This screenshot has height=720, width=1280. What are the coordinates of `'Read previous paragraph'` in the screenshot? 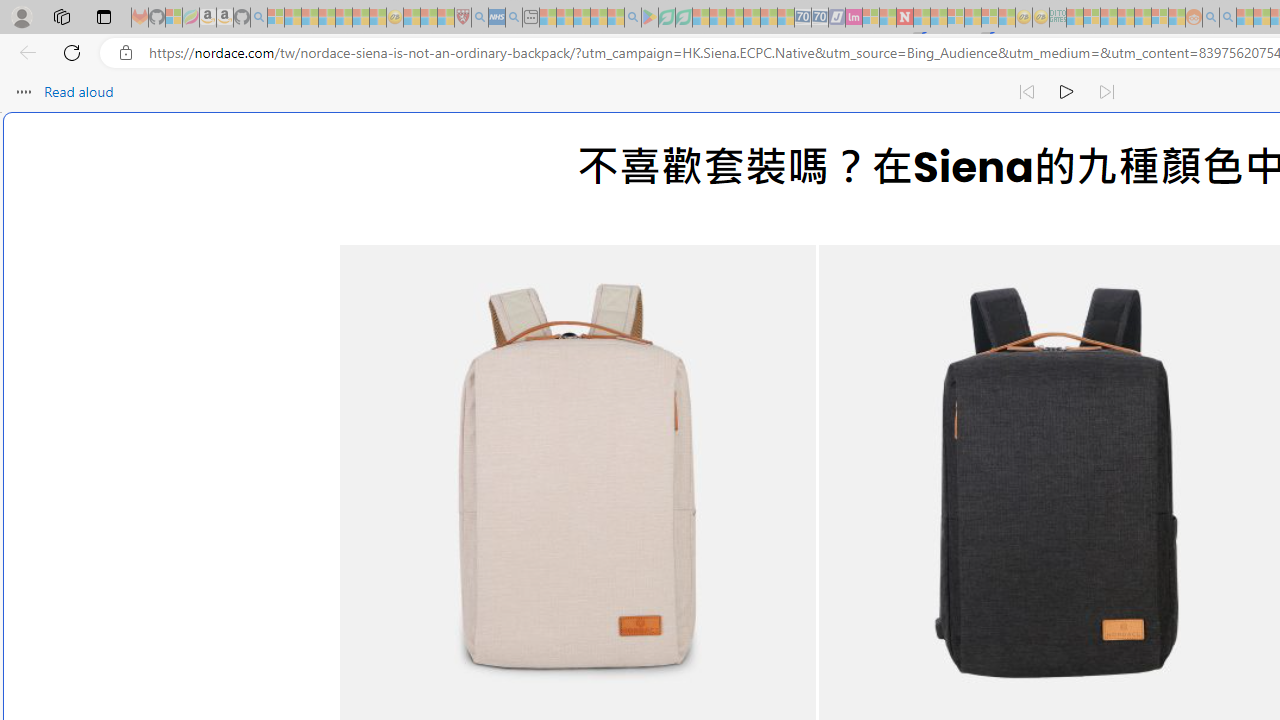 It's located at (1026, 92).